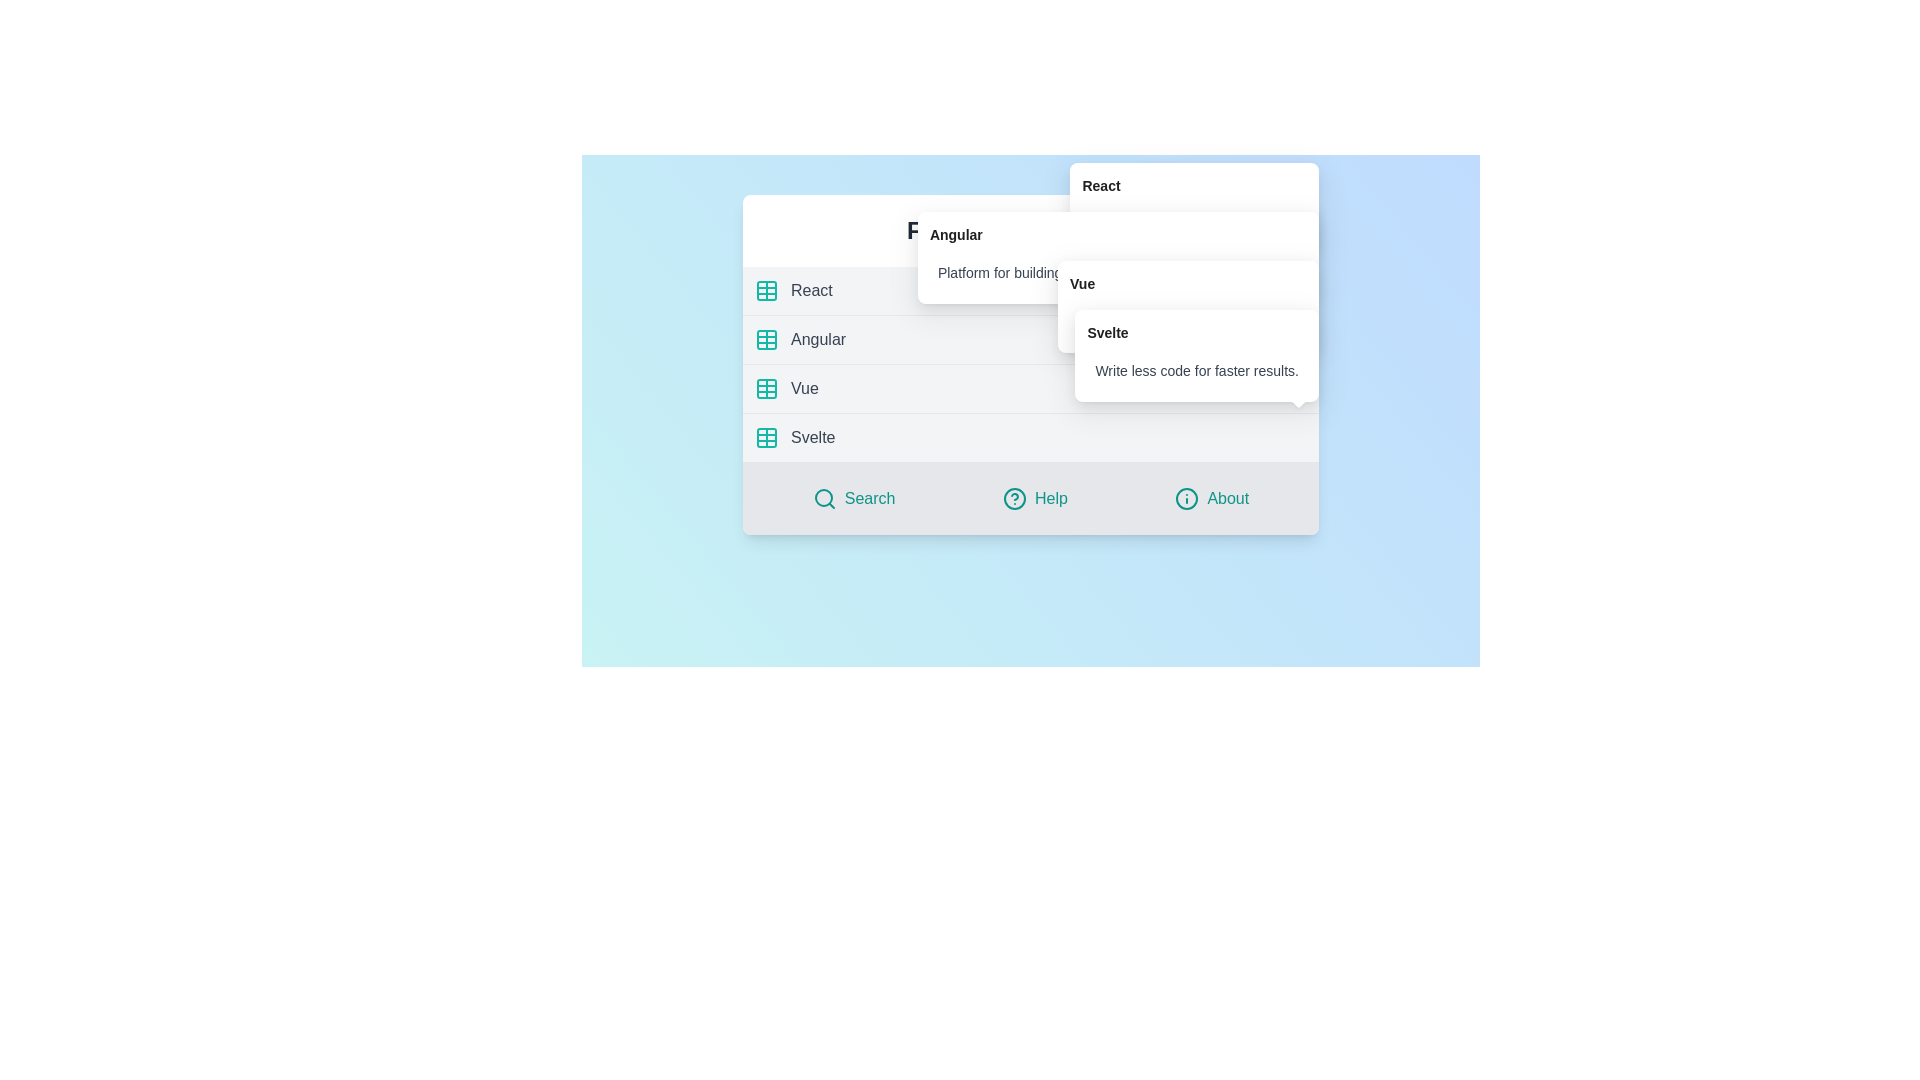  What do you see at coordinates (1187, 497) in the screenshot?
I see `the 'About' section icon located at the rightmost side of the footer navigation bar, positioned to the left of the word 'About'` at bounding box center [1187, 497].